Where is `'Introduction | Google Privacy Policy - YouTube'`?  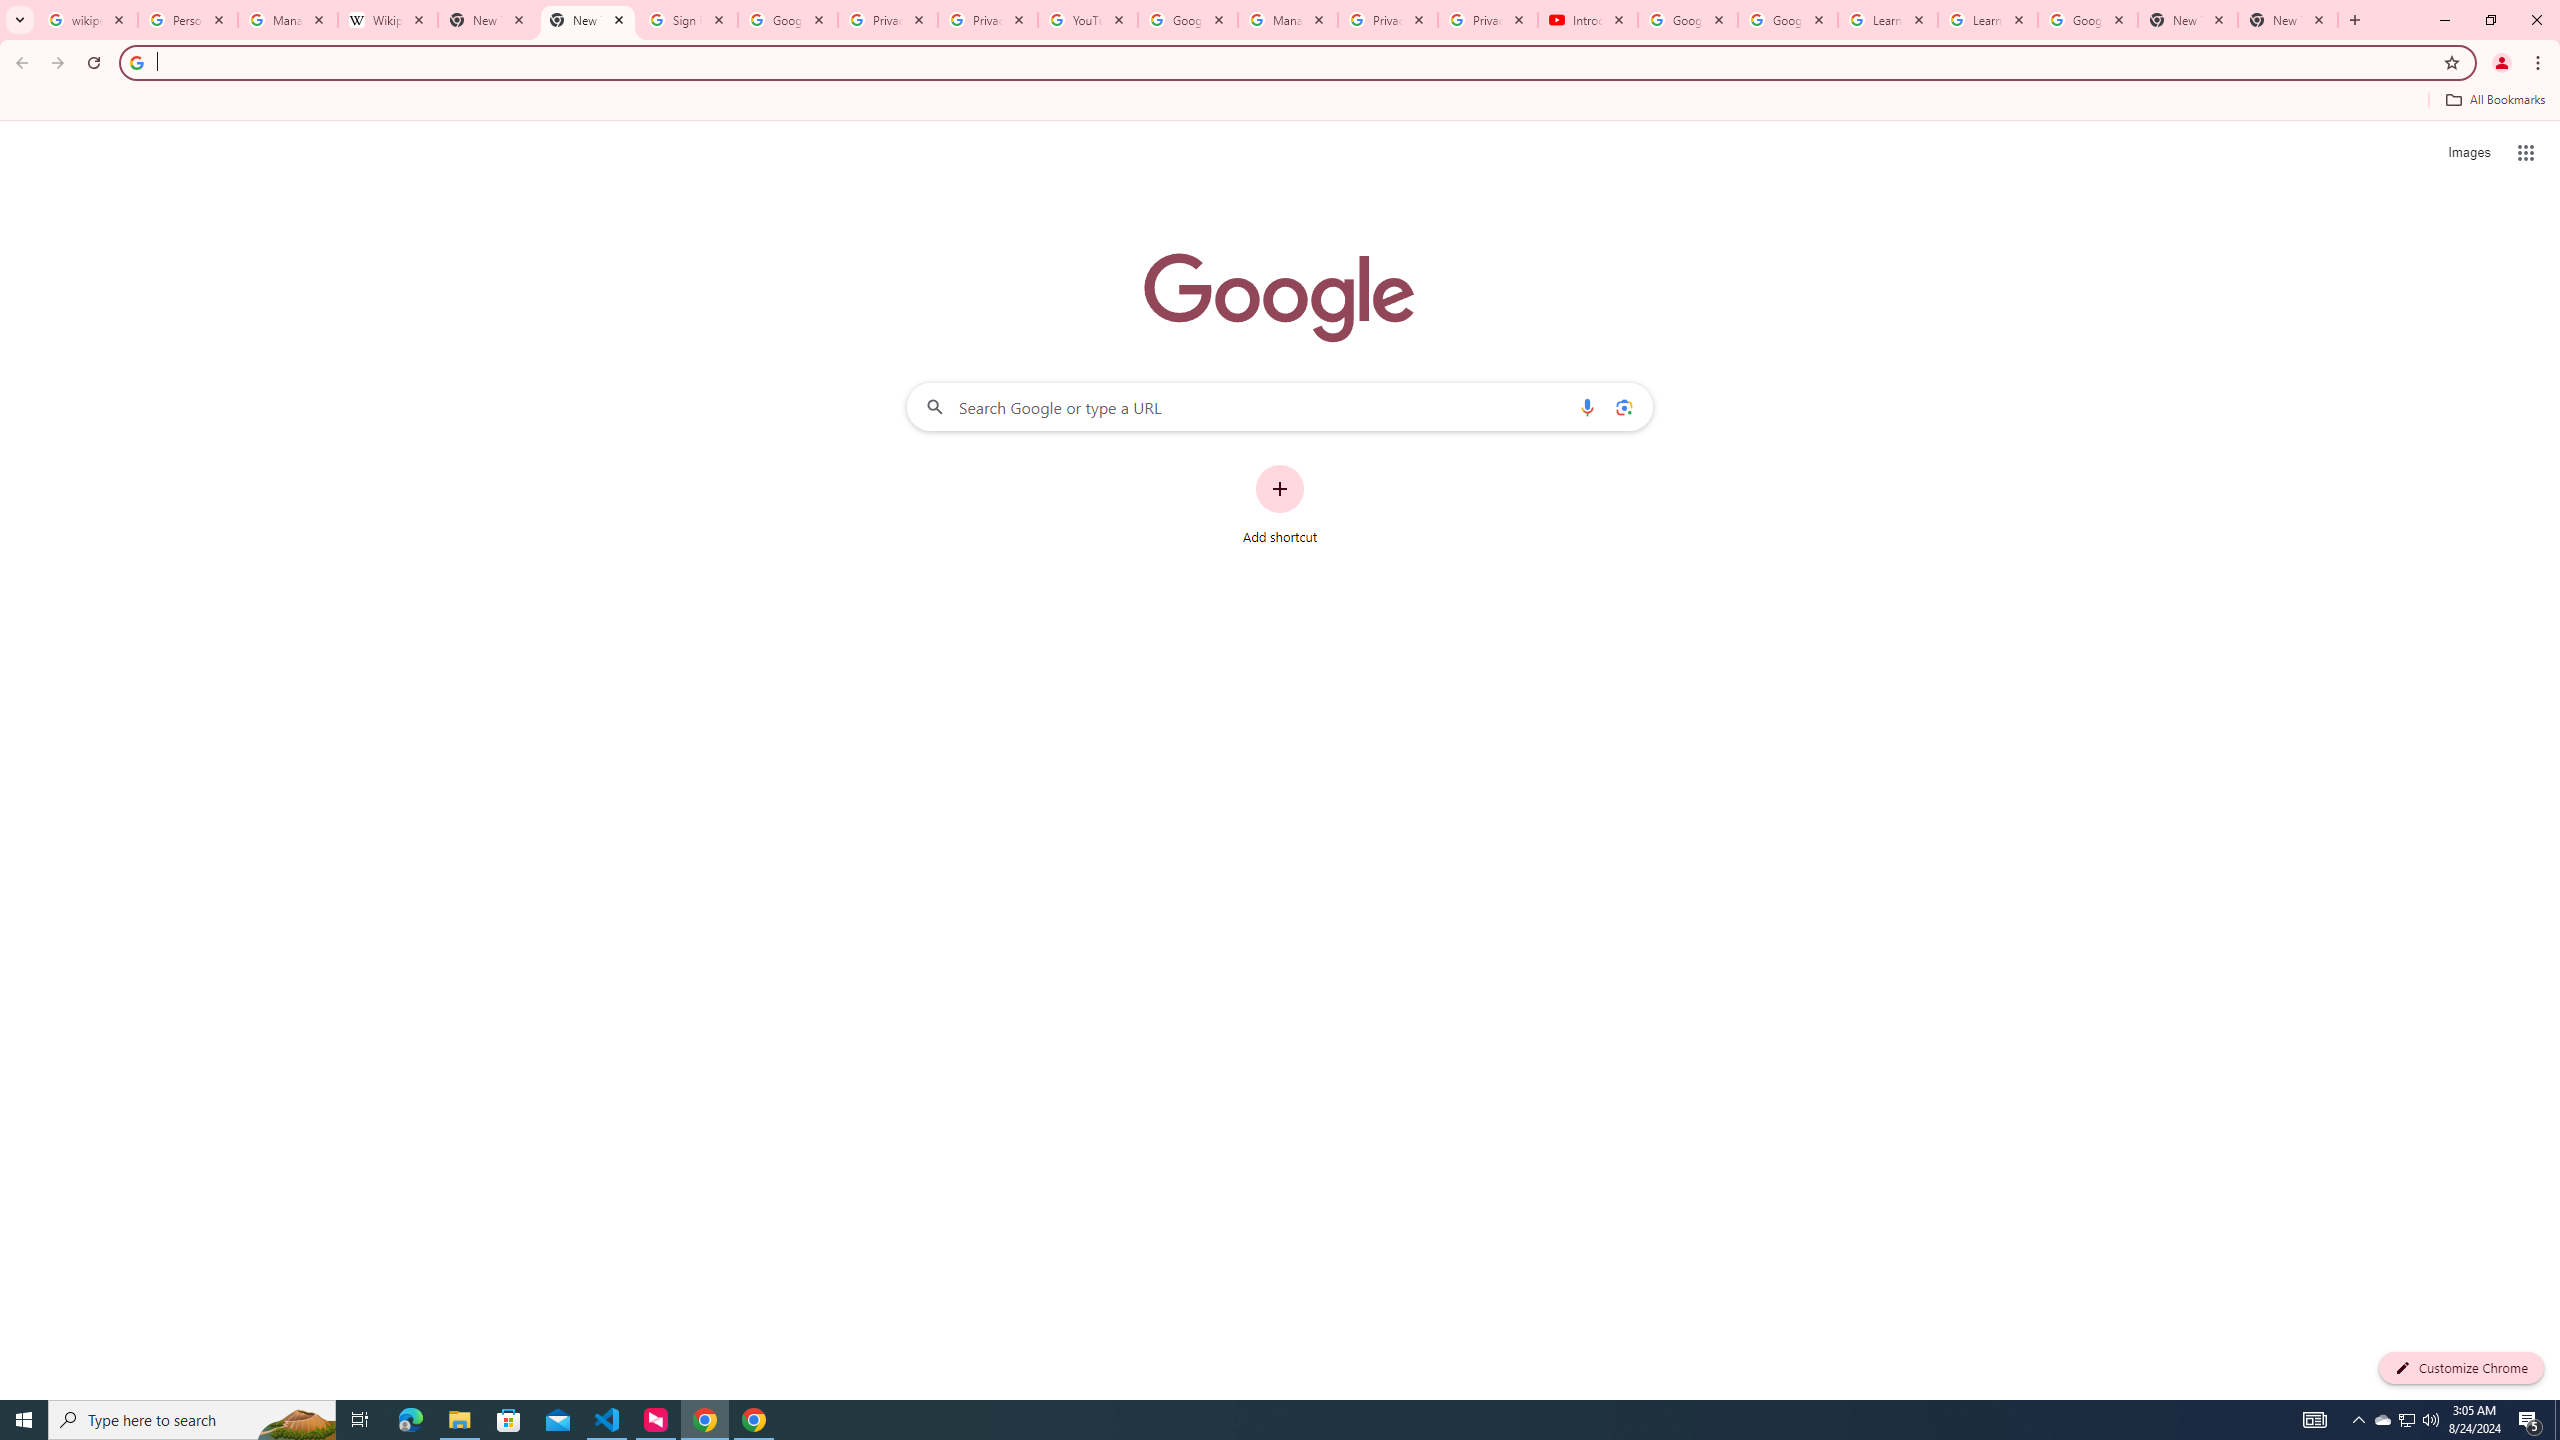 'Introduction | Google Privacy Policy - YouTube' is located at coordinates (1586, 19).